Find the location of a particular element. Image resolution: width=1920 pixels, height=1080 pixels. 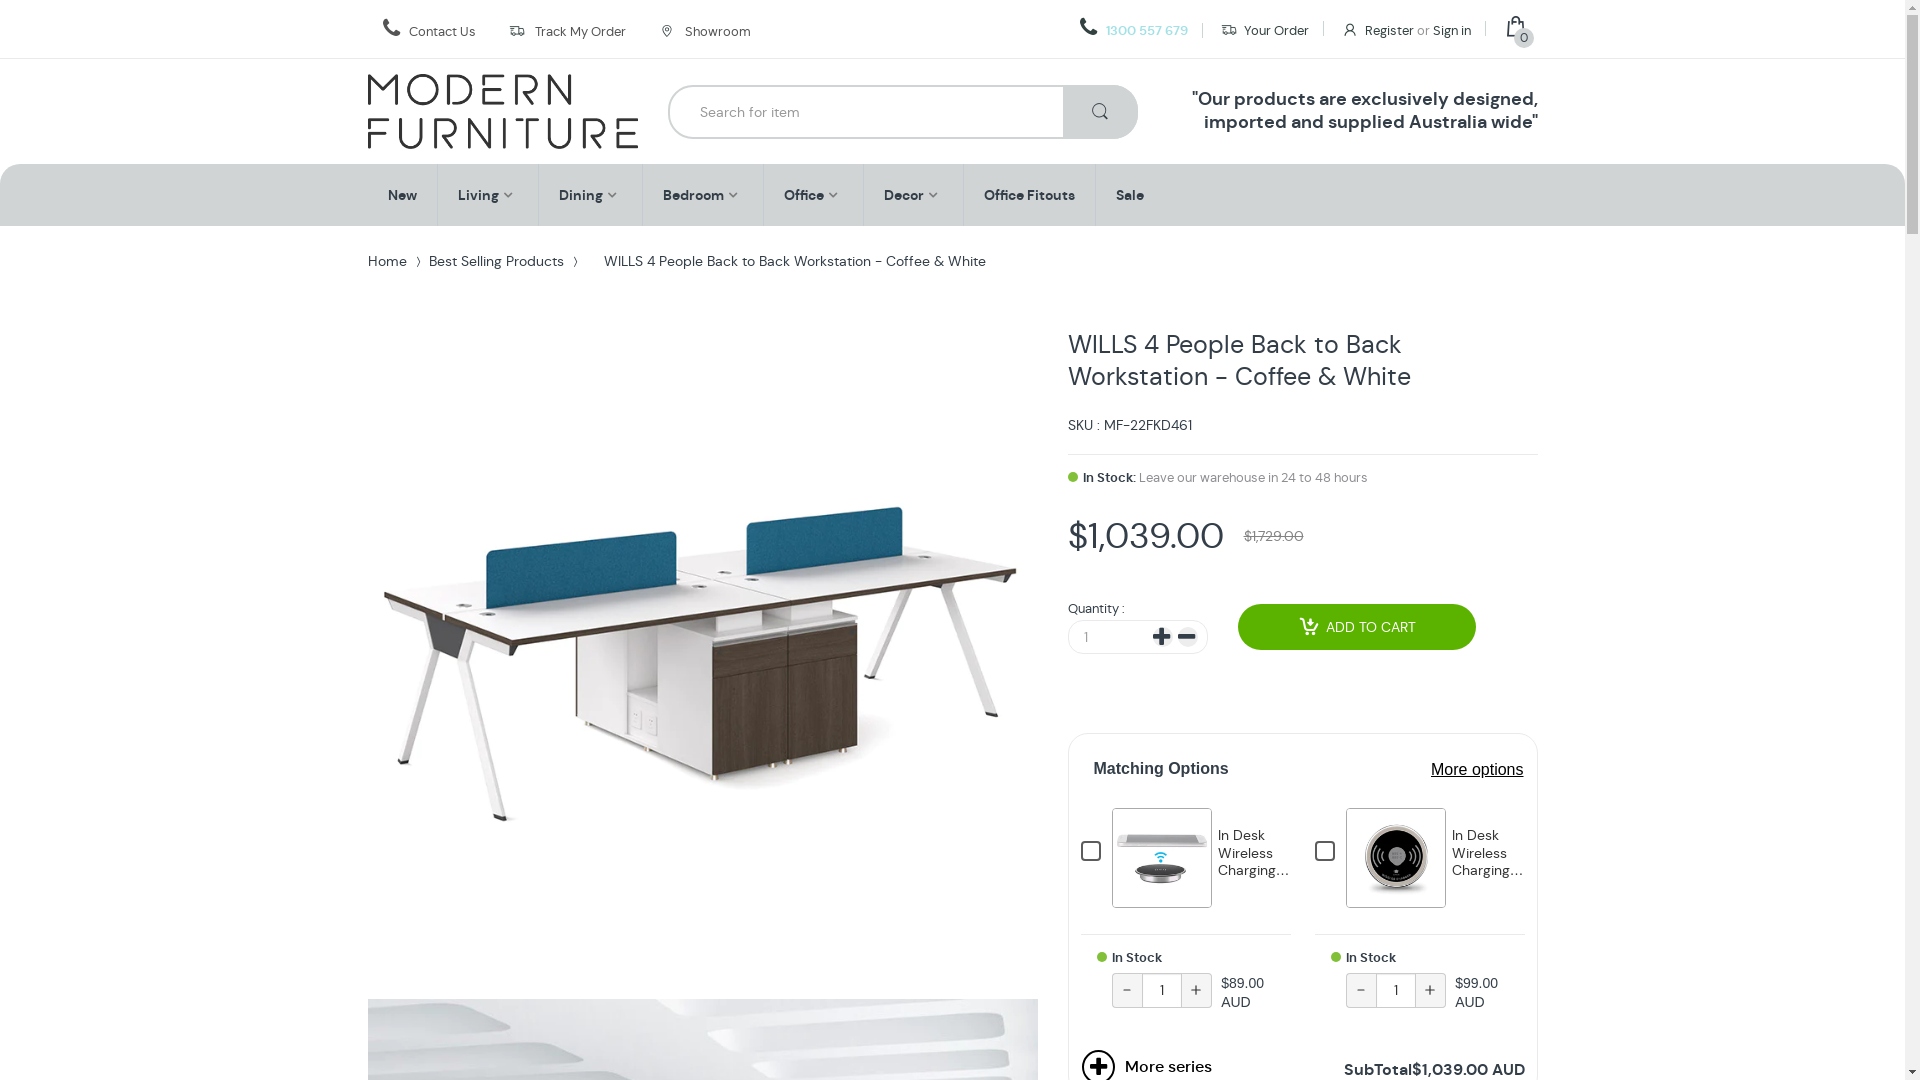

'Dining' is located at coordinates (557, 195).